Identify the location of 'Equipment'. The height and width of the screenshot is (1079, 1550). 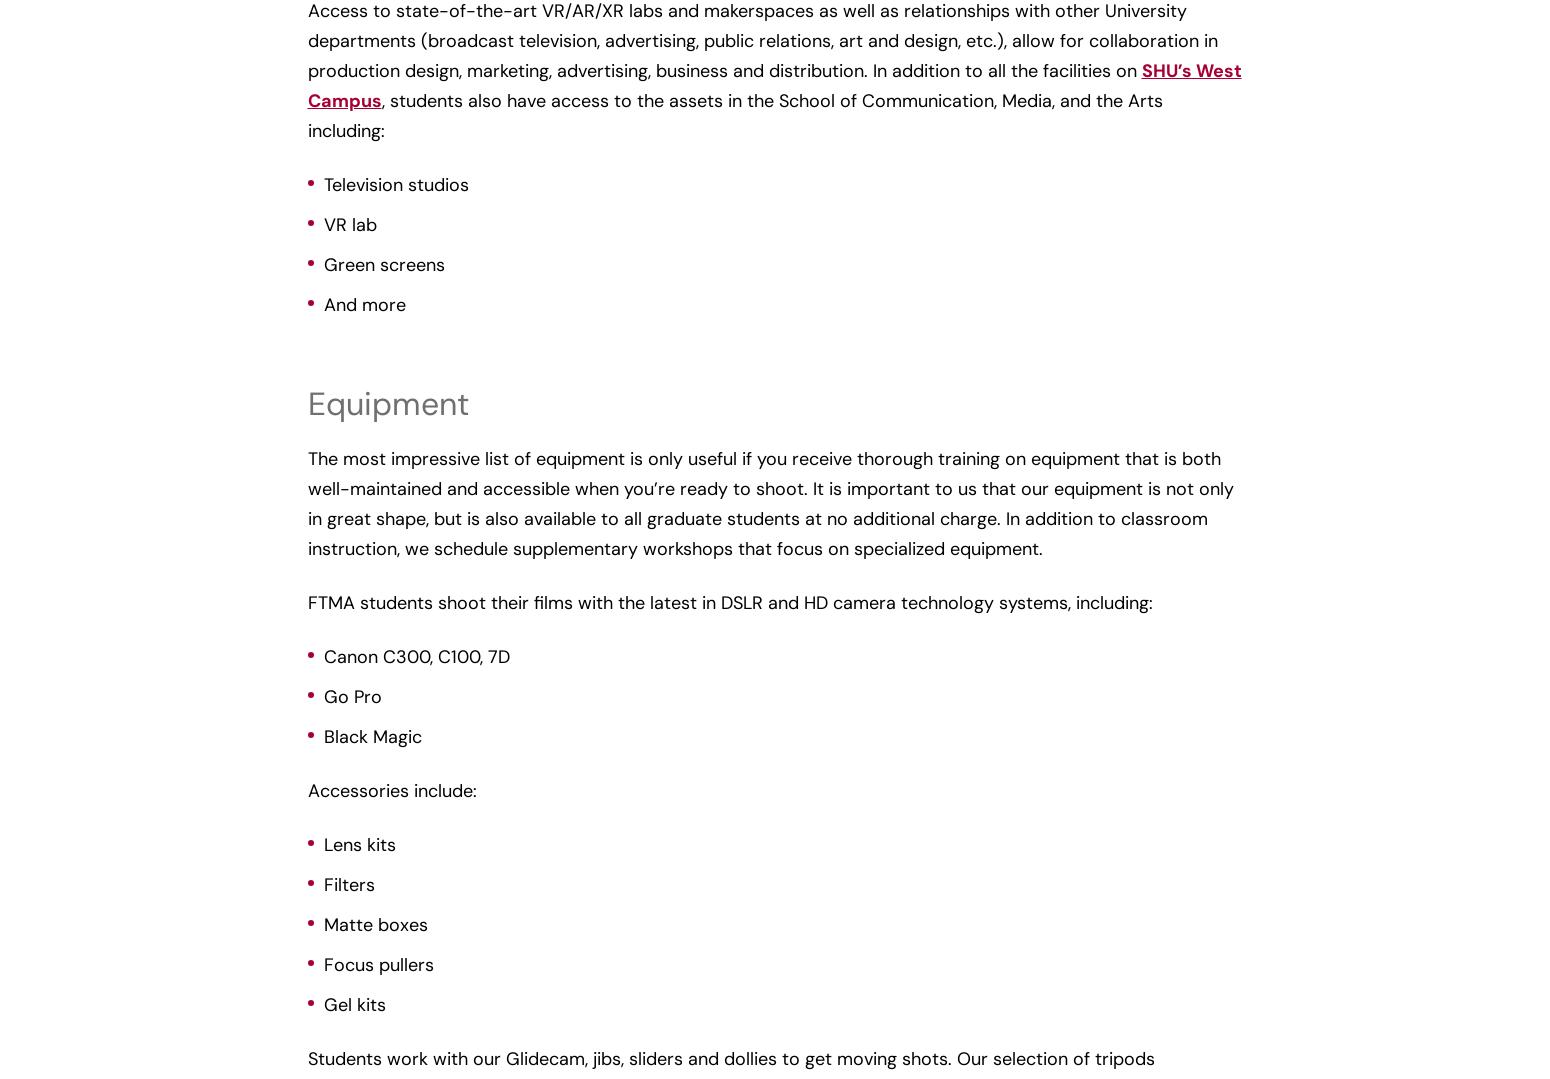
(386, 402).